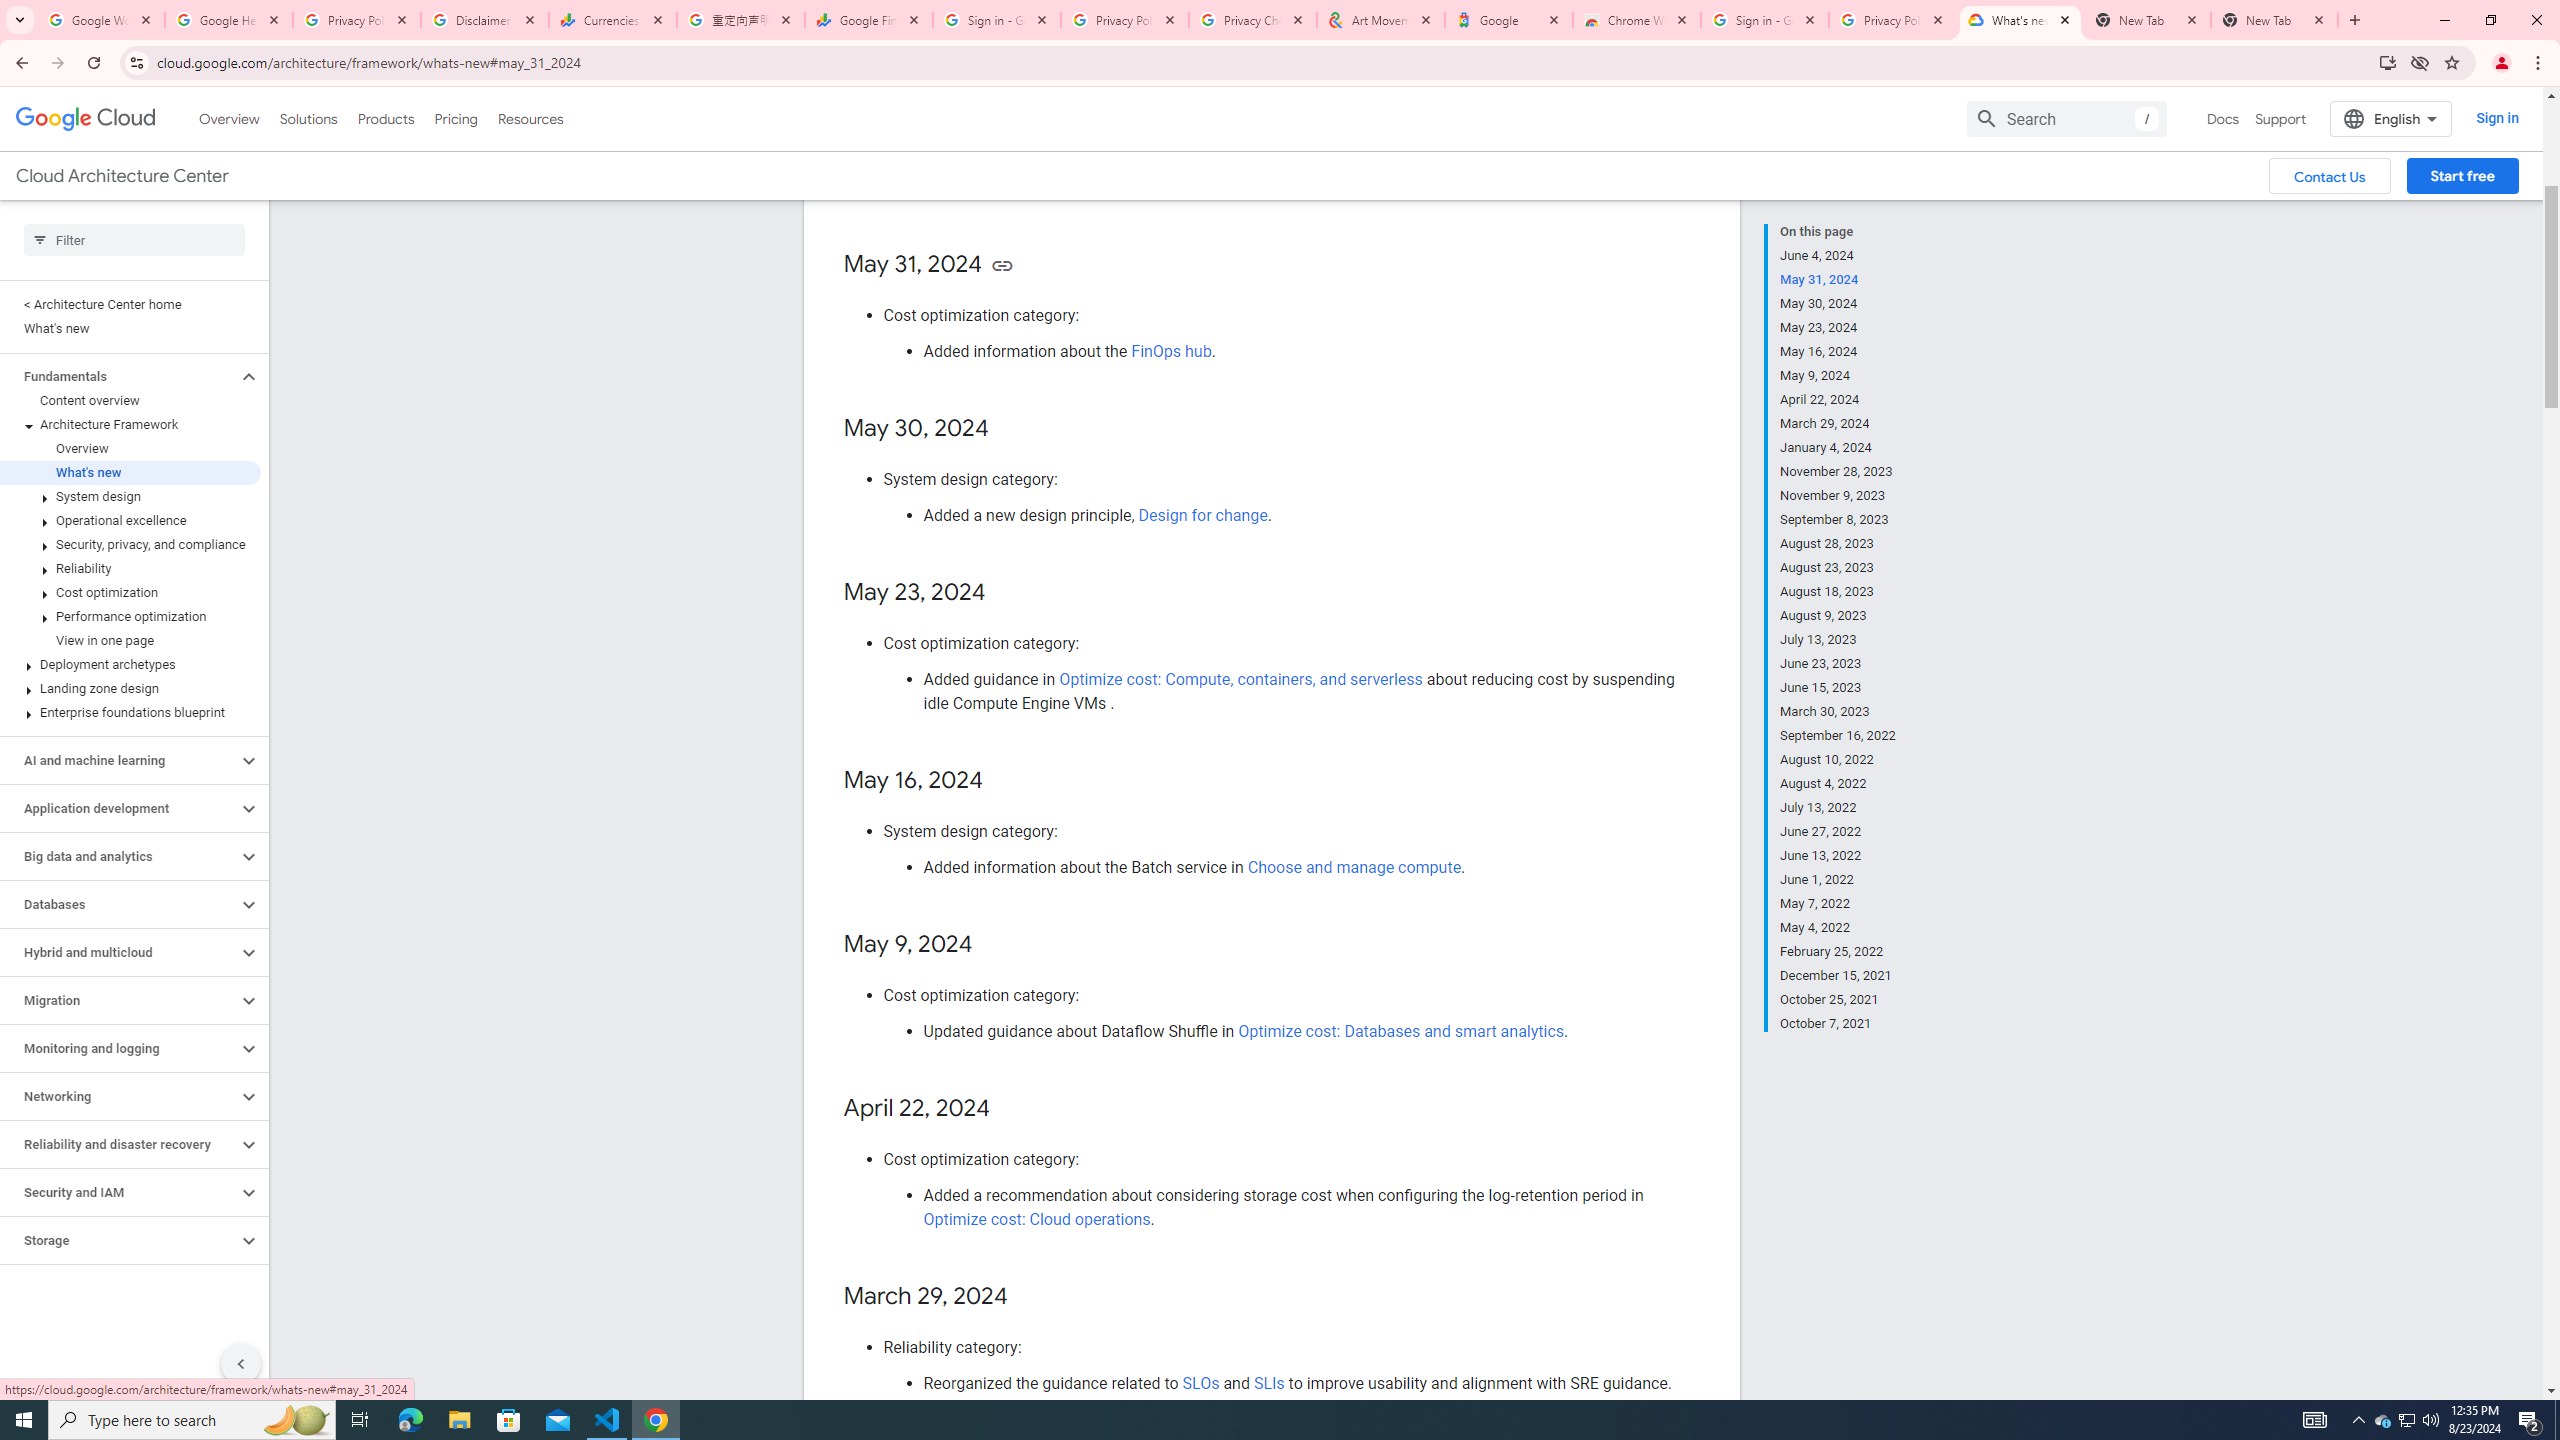  What do you see at coordinates (118, 1144) in the screenshot?
I see `'Reliability and disaster recovery'` at bounding box center [118, 1144].